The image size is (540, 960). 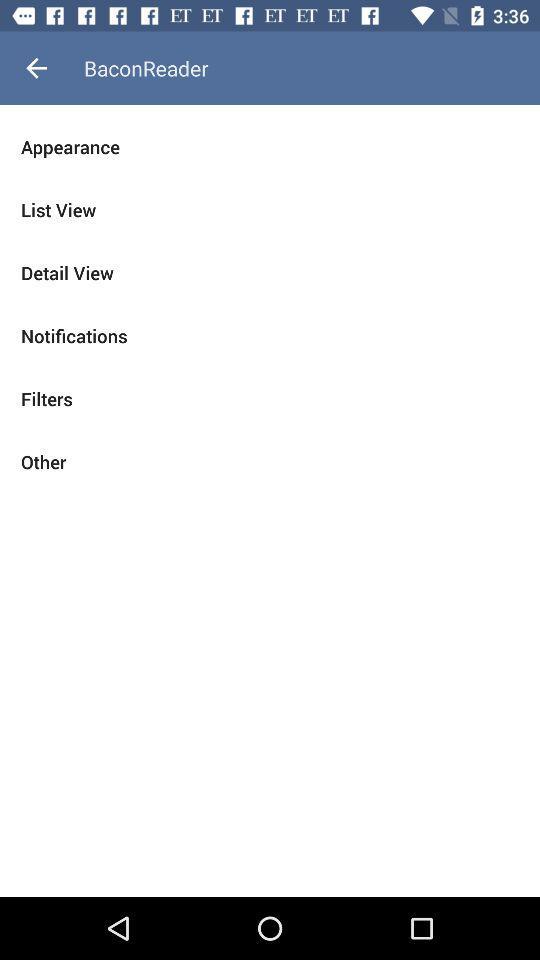 I want to click on item below appearance item, so click(x=270, y=210).